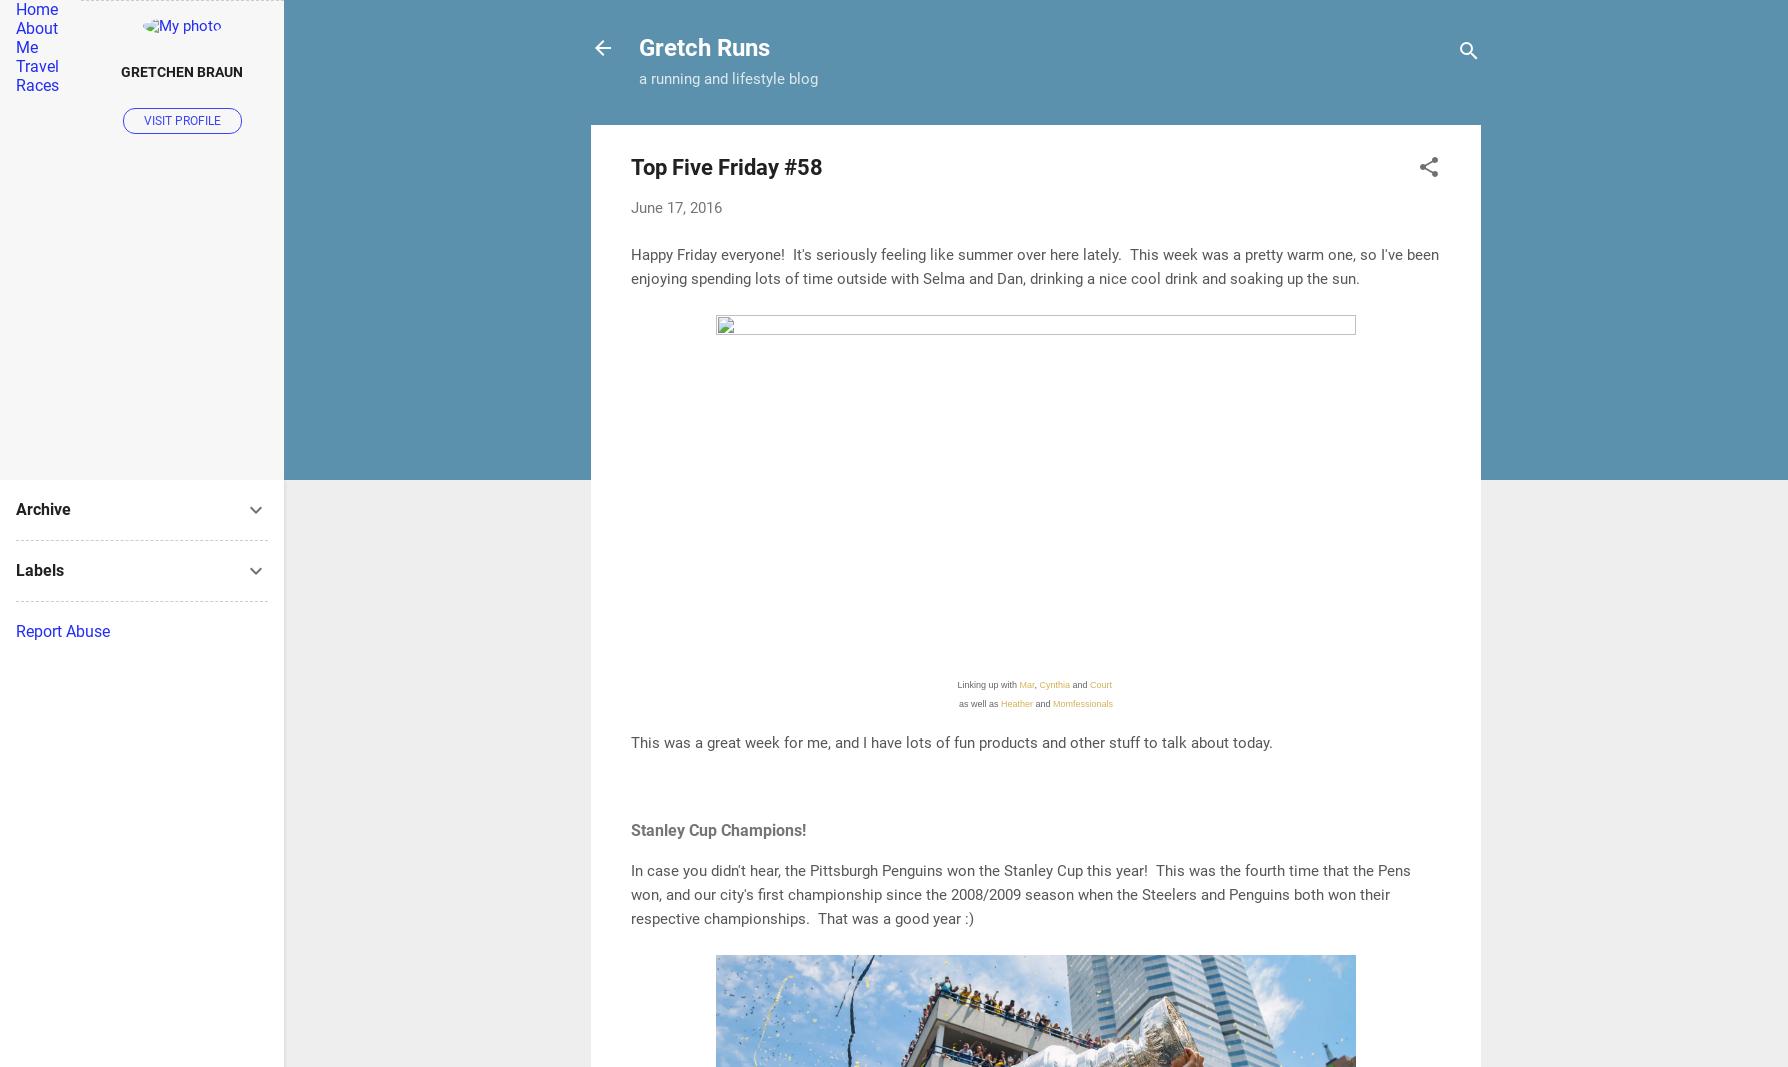  Describe the element at coordinates (1082, 703) in the screenshot. I see `'Momfessionals'` at that location.